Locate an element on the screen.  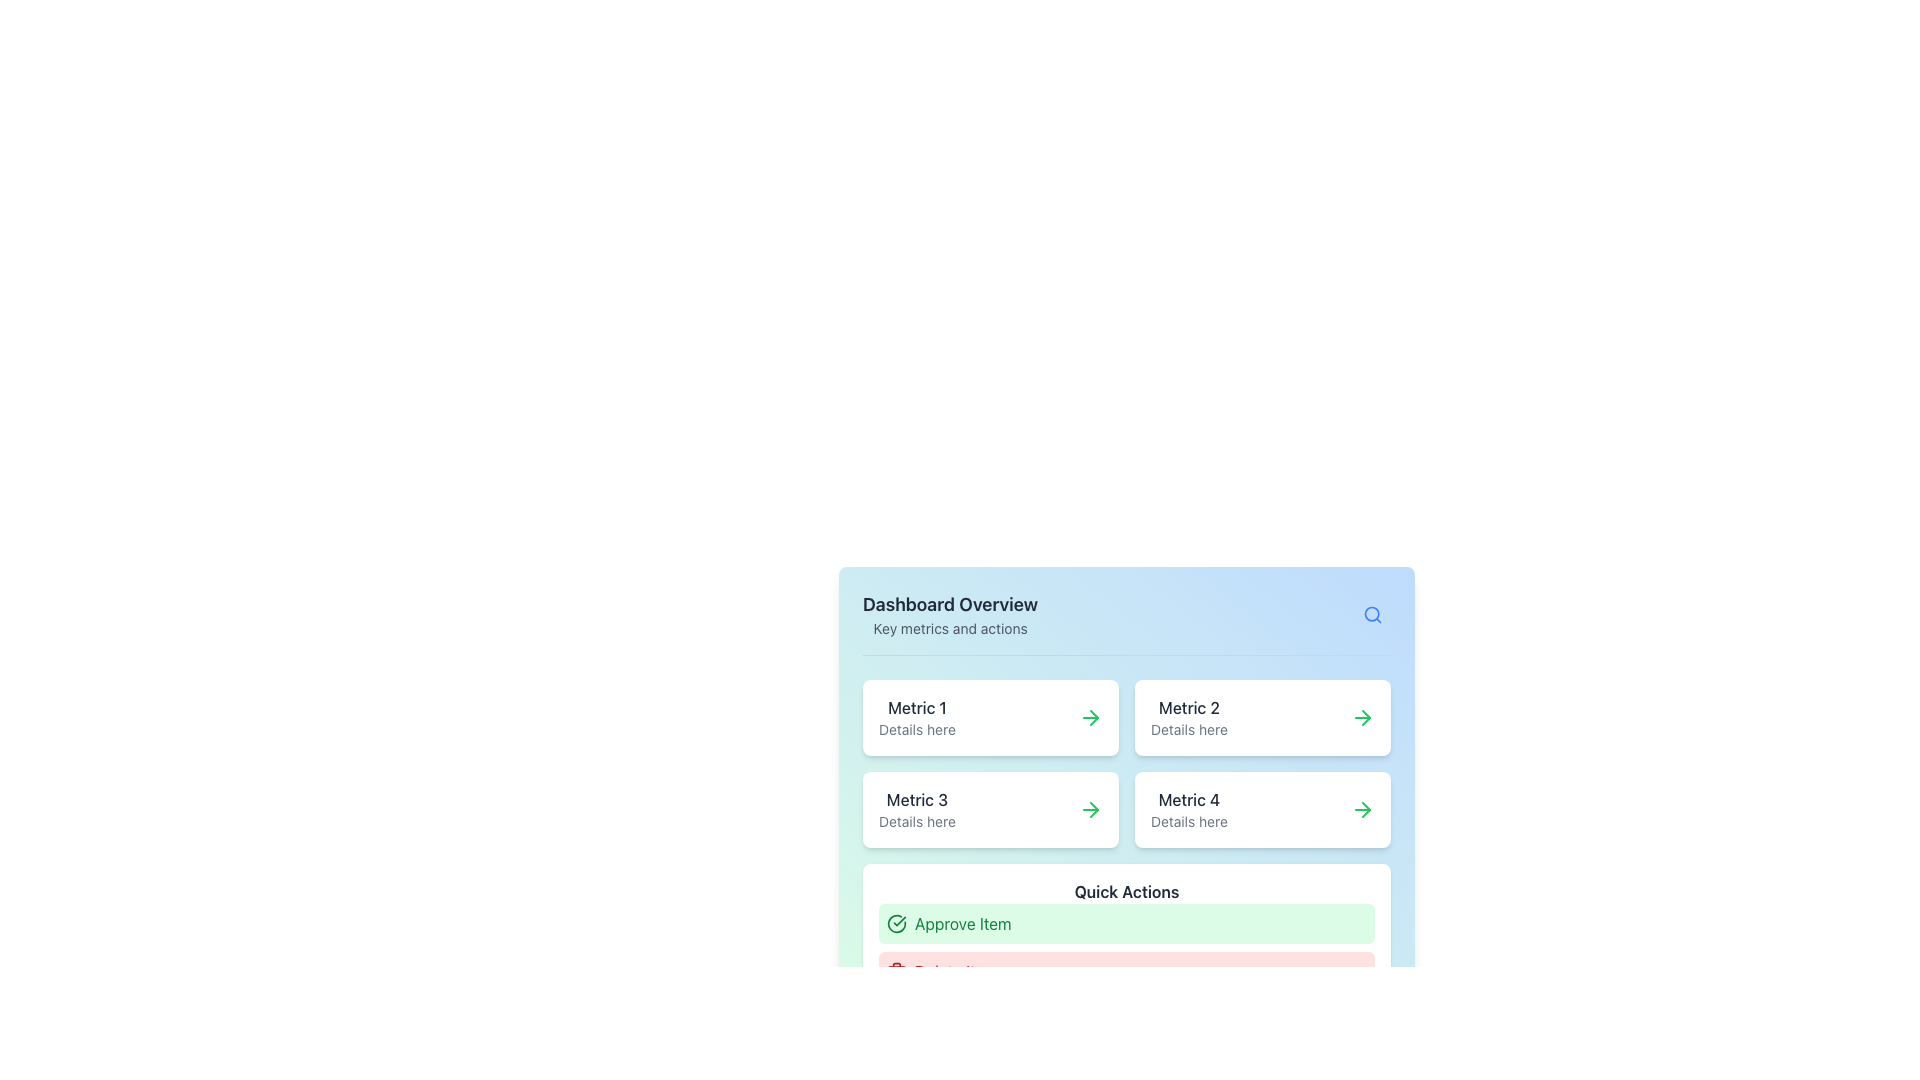
static text element displaying 'Details here' located below 'Metric 2' in the top-right area of the dashboard layout is located at coordinates (1189, 729).